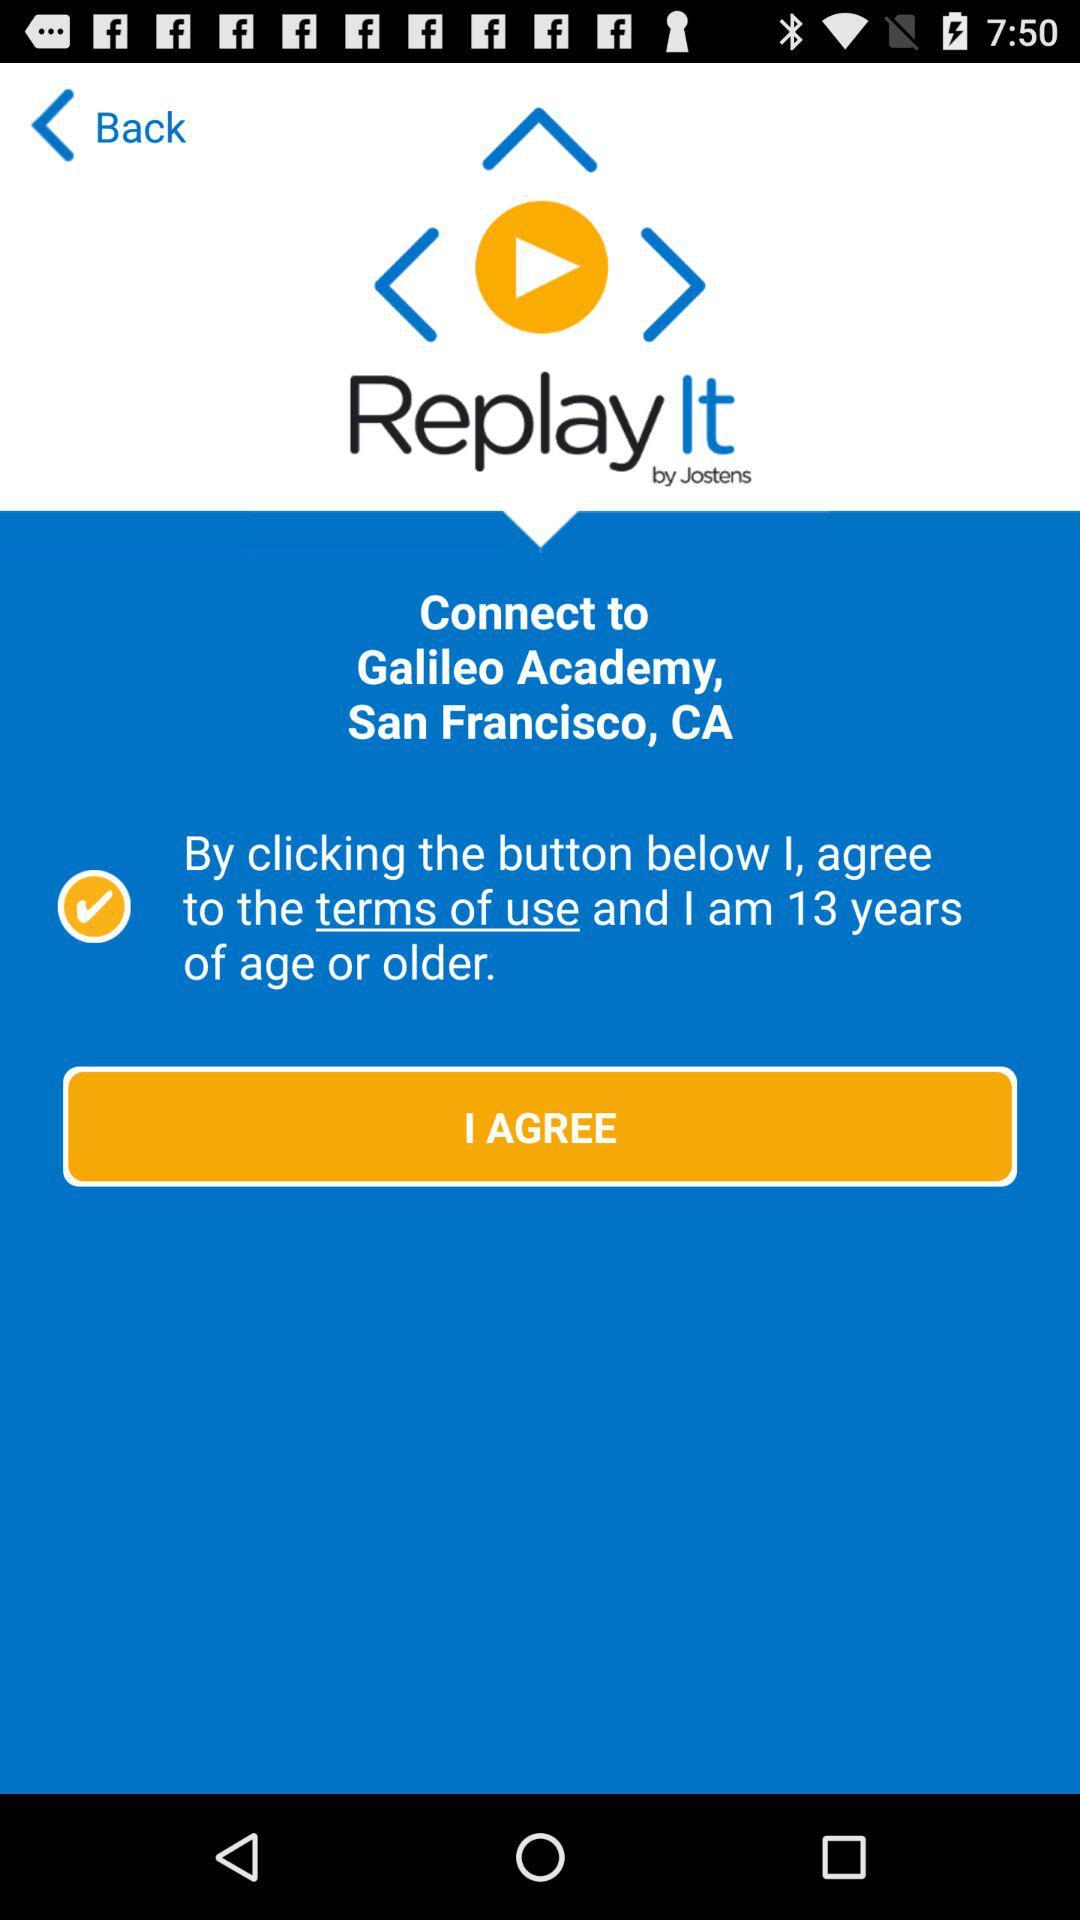 The width and height of the screenshot is (1080, 1920). What do you see at coordinates (94, 905) in the screenshot?
I see `by clicking the button below` at bounding box center [94, 905].